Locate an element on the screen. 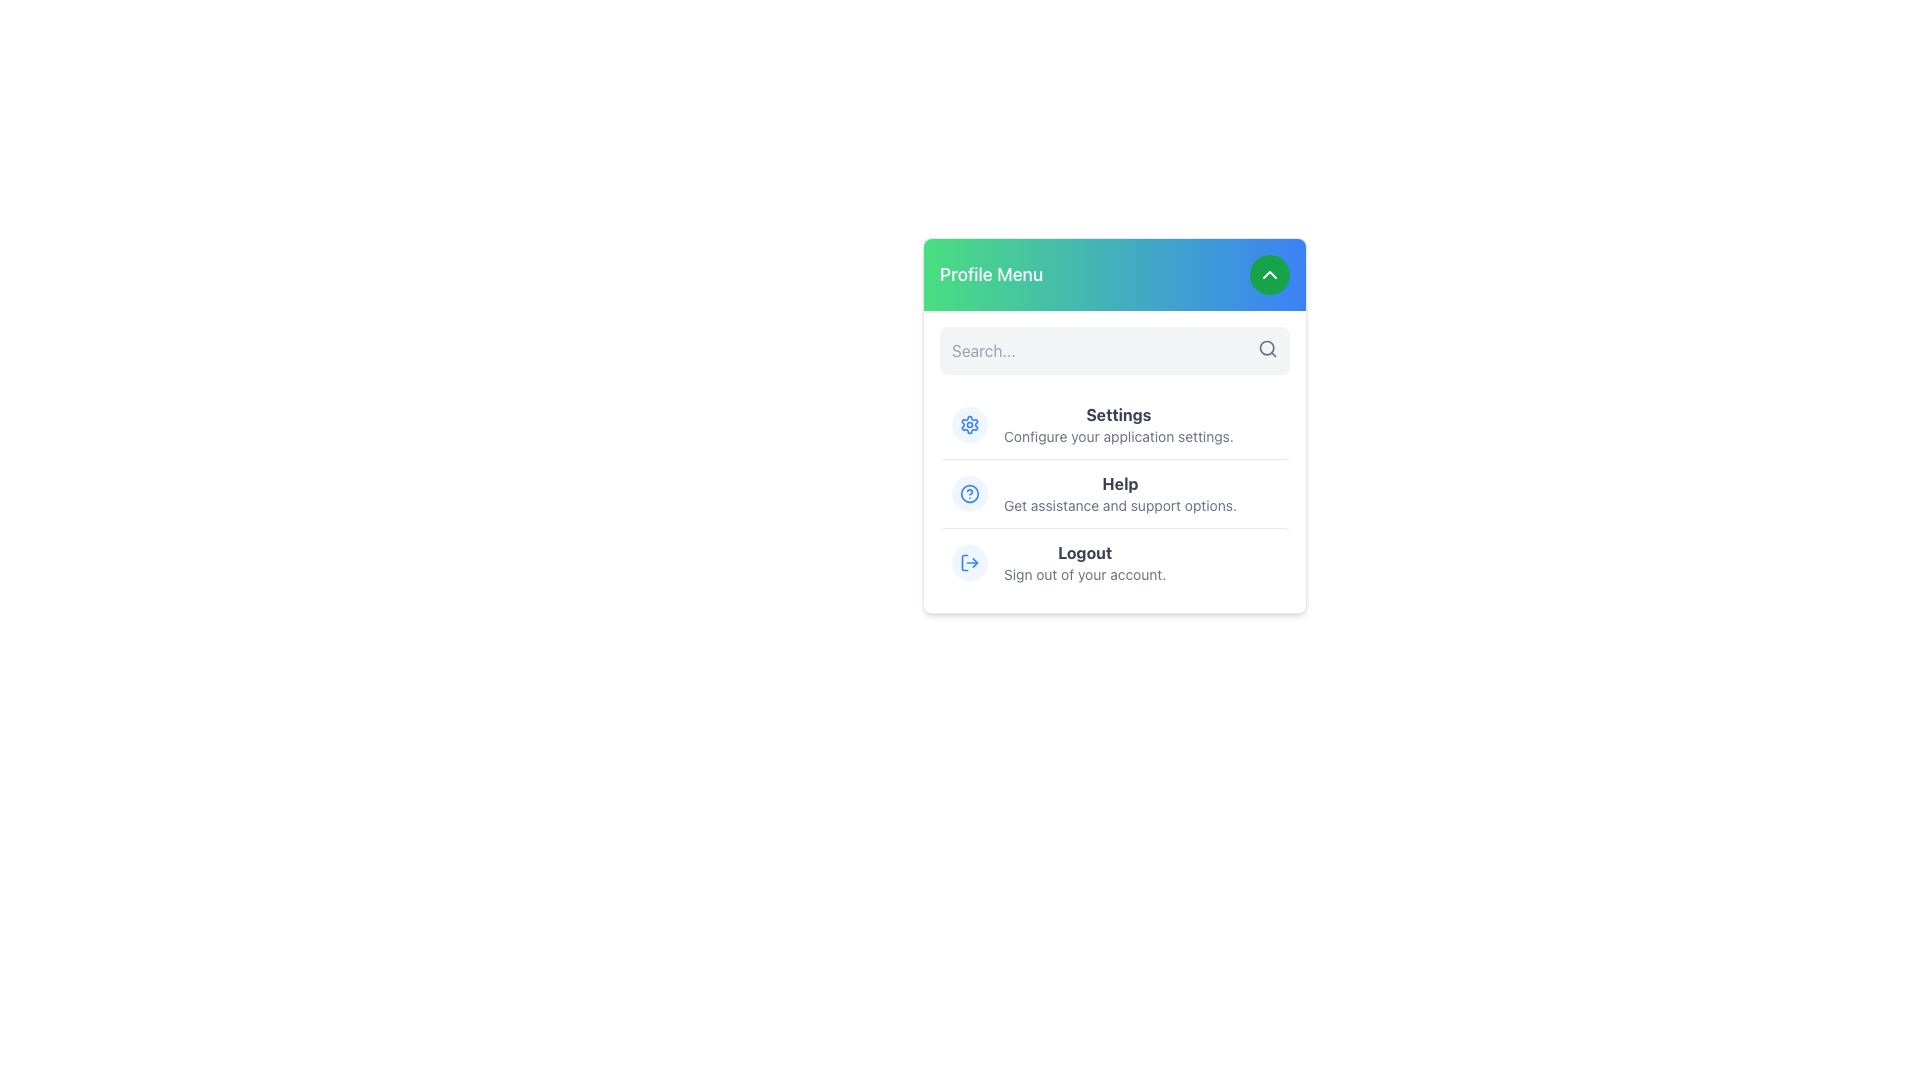 The width and height of the screenshot is (1920, 1080). 'Settings' navigation menu item text, which consists of 'Settings' in bold dark gray and 'Configure your application settings.' in smaller lighter gray, located in the middle section of the vertical menu is located at coordinates (1117, 423).